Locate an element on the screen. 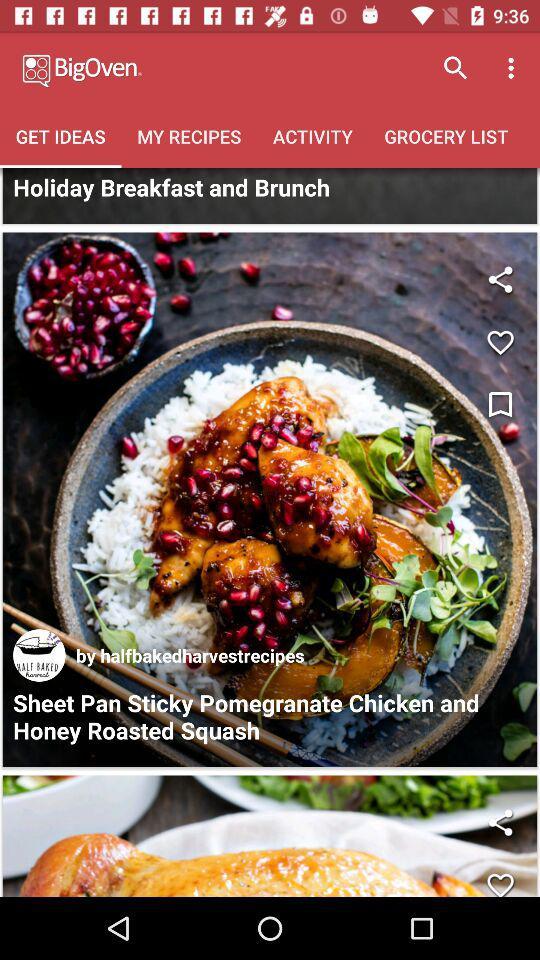 This screenshot has width=540, height=960. site is located at coordinates (39, 654).